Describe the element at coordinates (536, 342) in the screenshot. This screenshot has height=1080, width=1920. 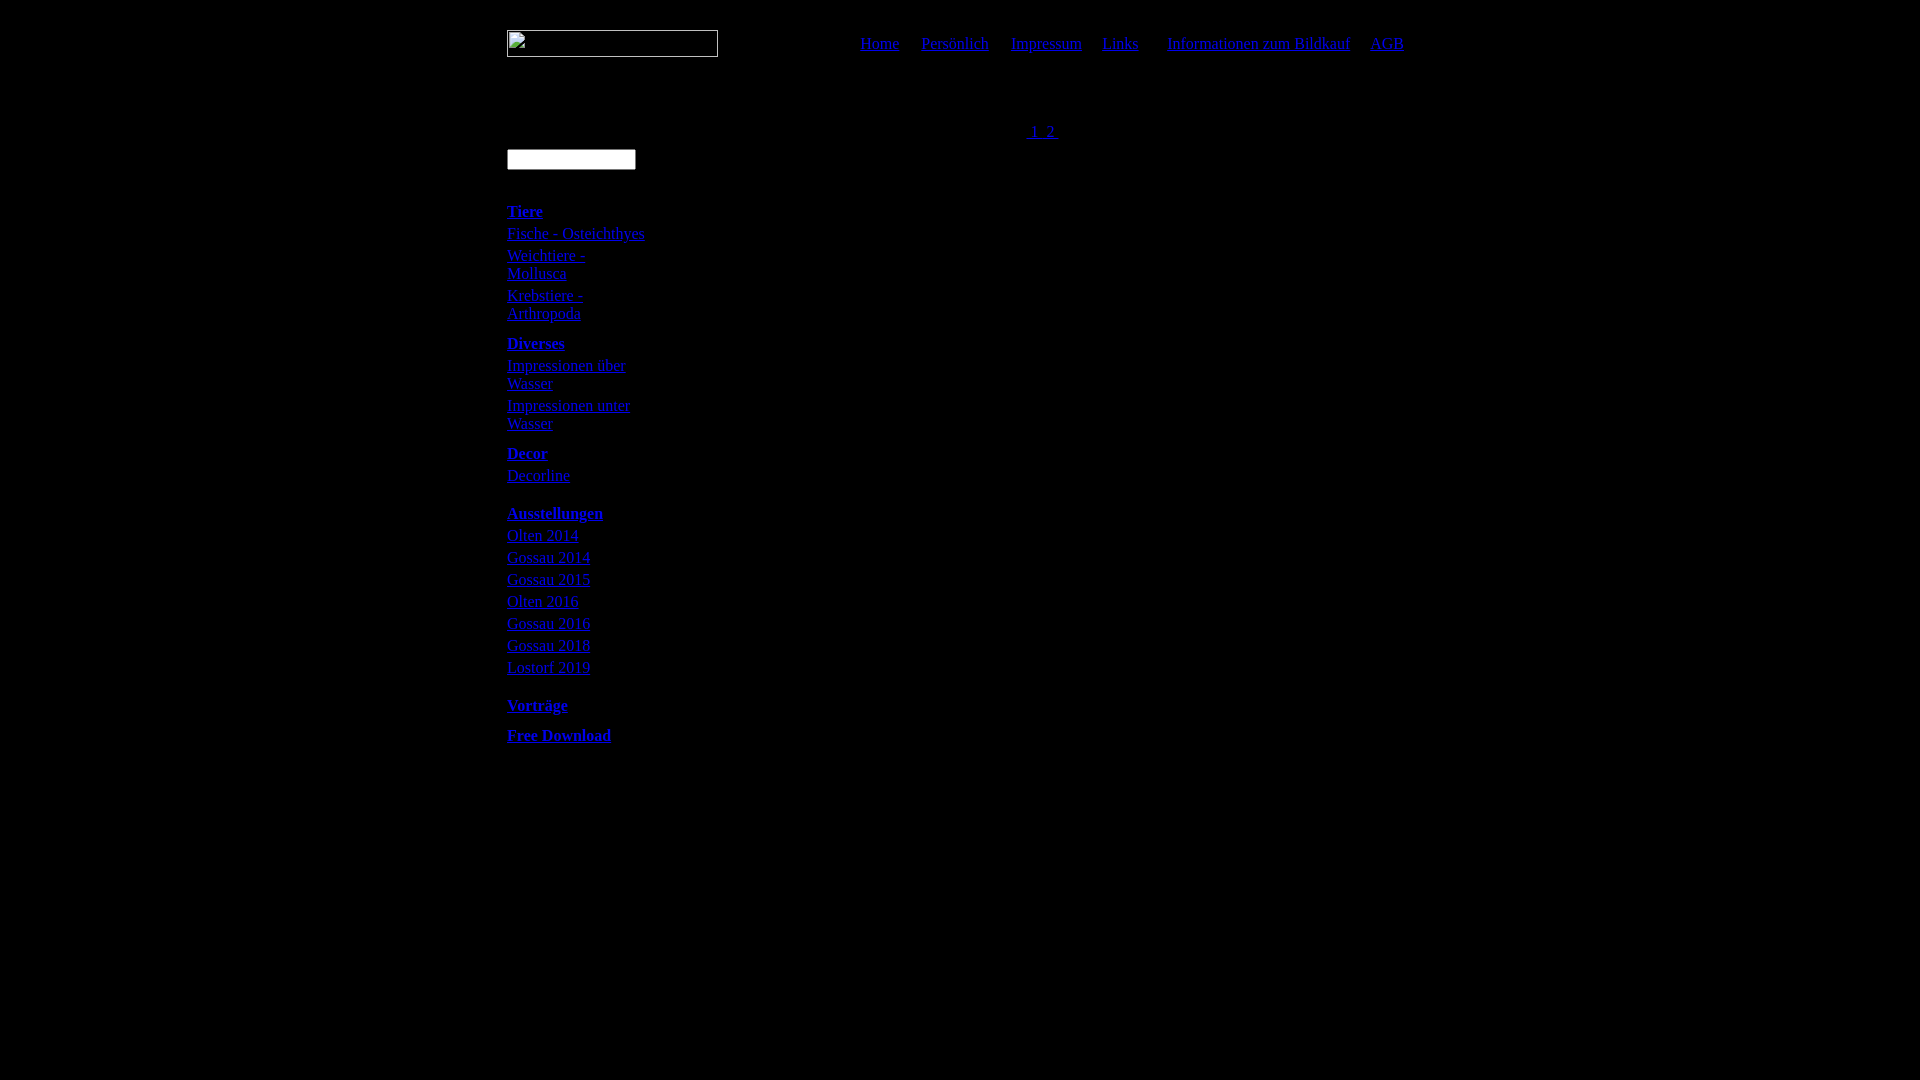
I see `'Diverses'` at that location.